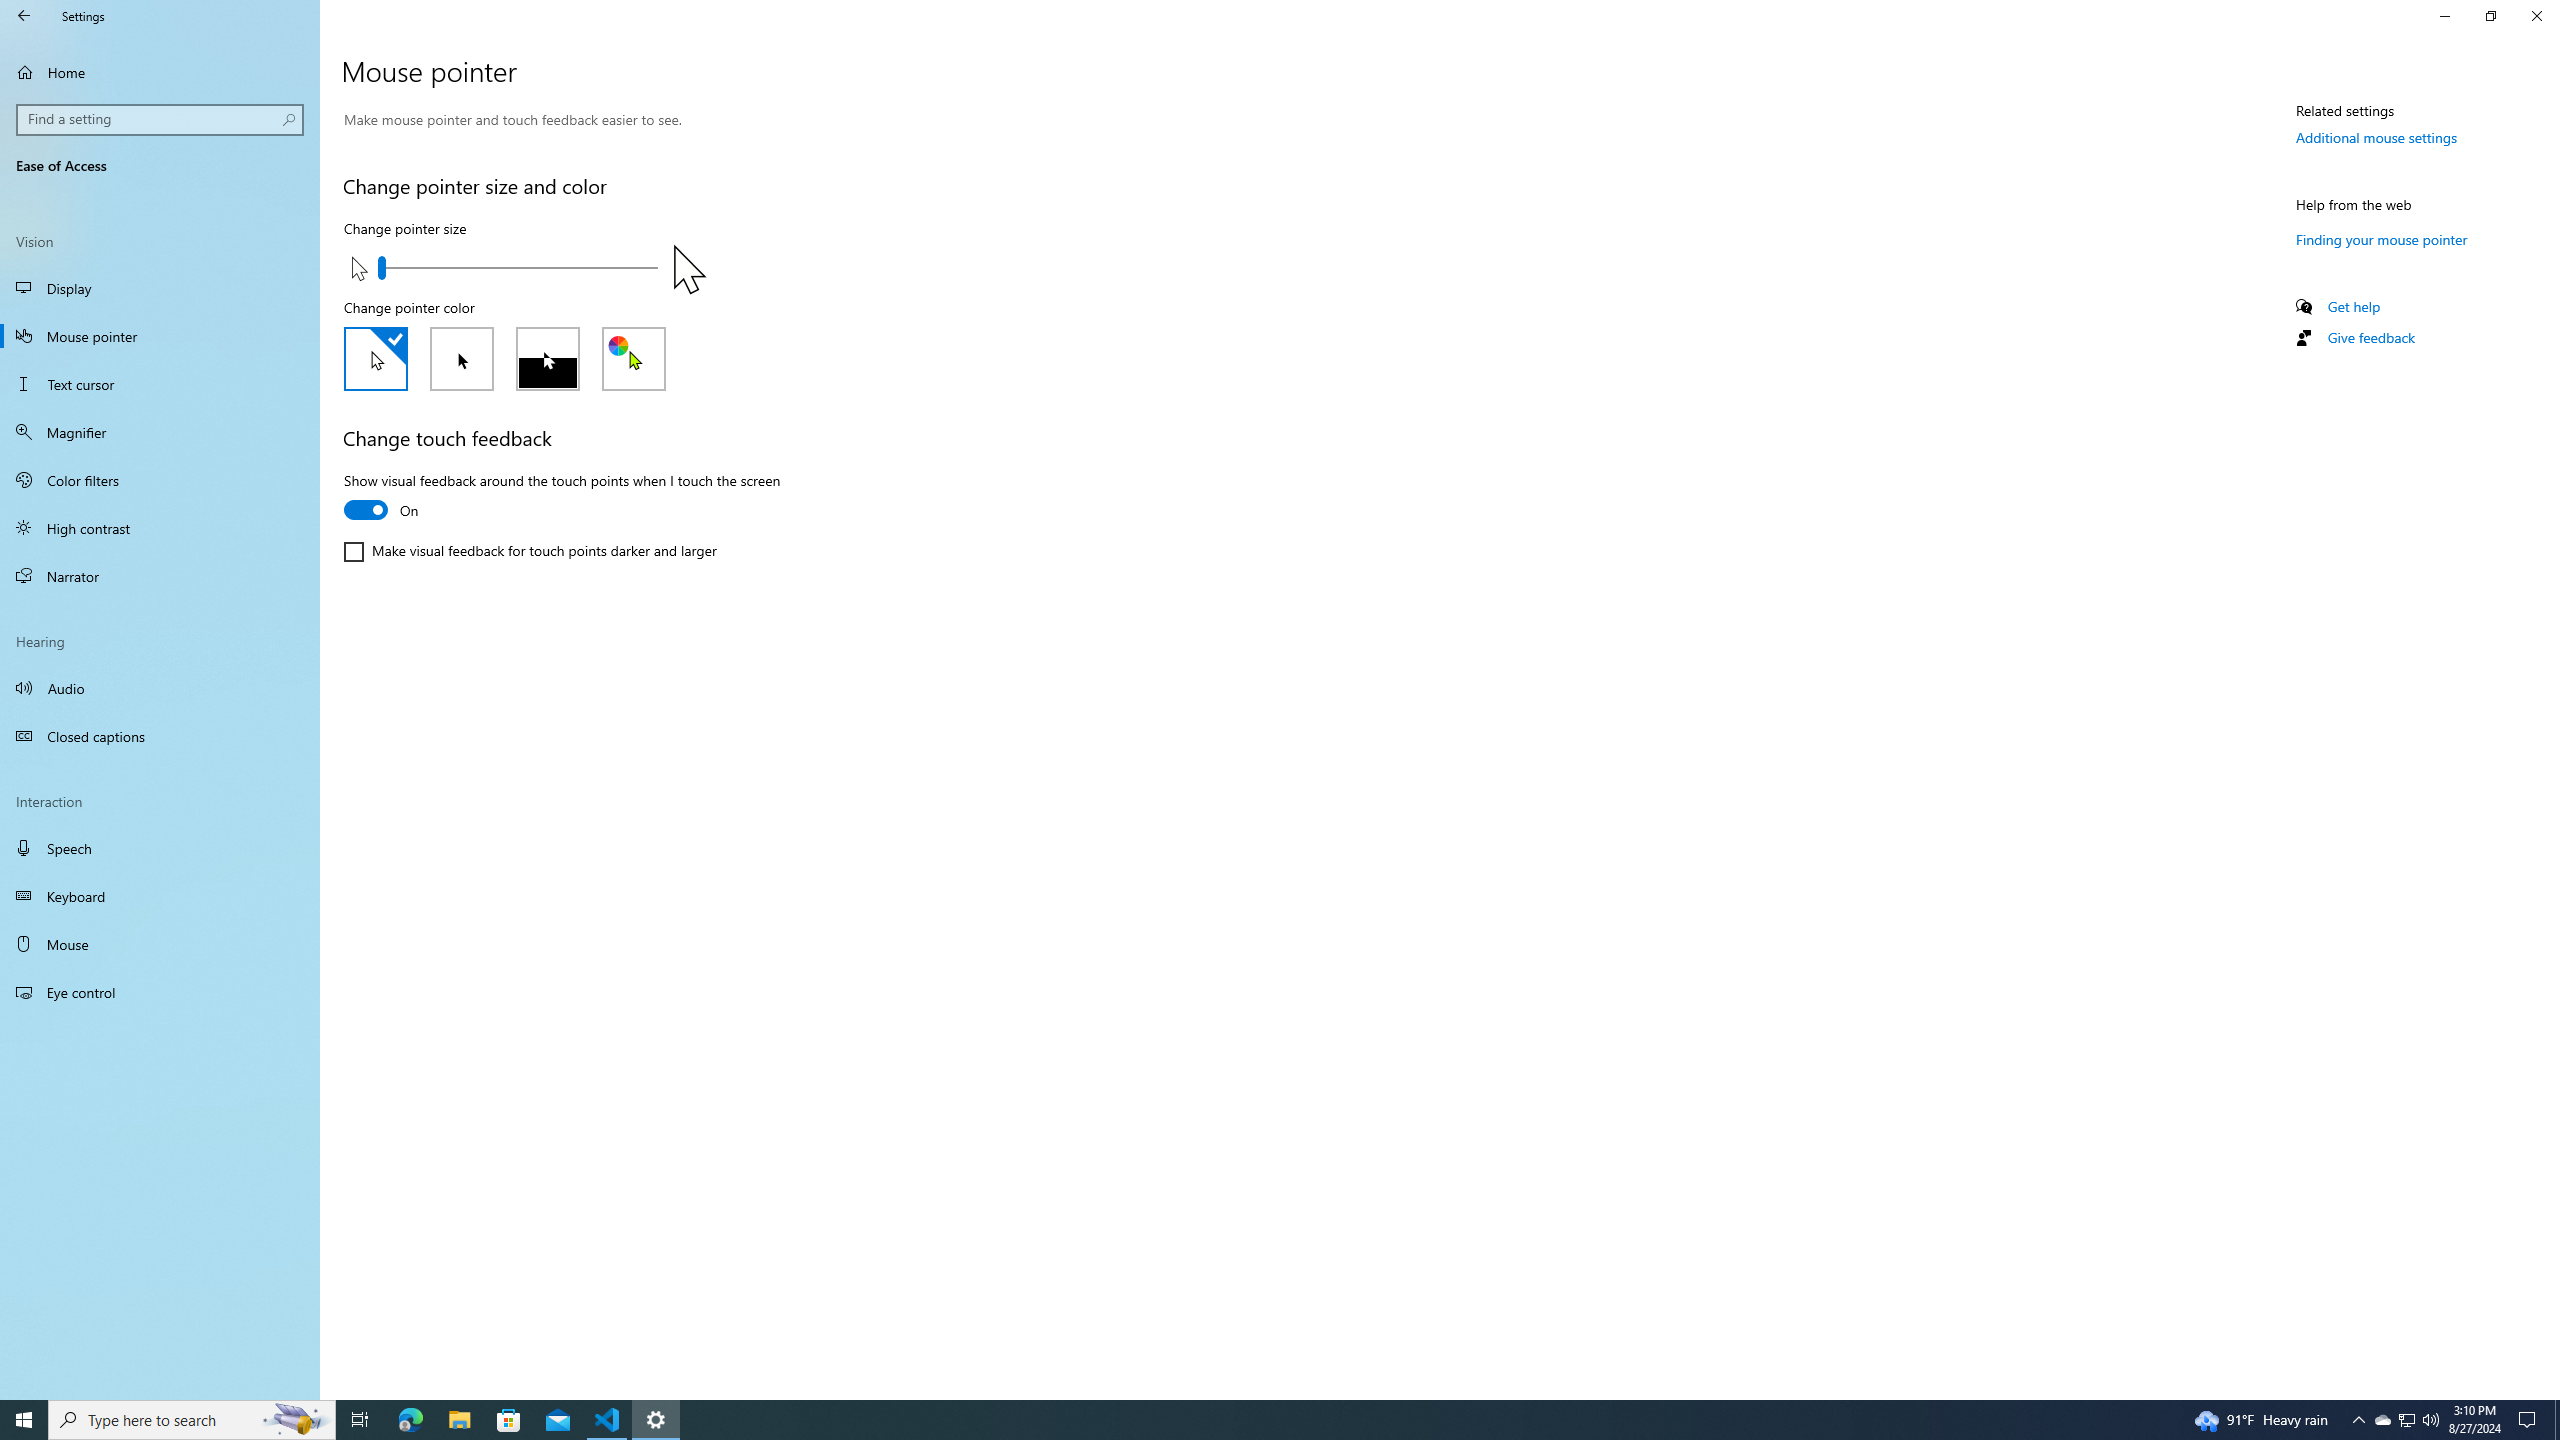 The width and height of the screenshot is (2560, 1440). I want to click on 'Color filters', so click(159, 479).